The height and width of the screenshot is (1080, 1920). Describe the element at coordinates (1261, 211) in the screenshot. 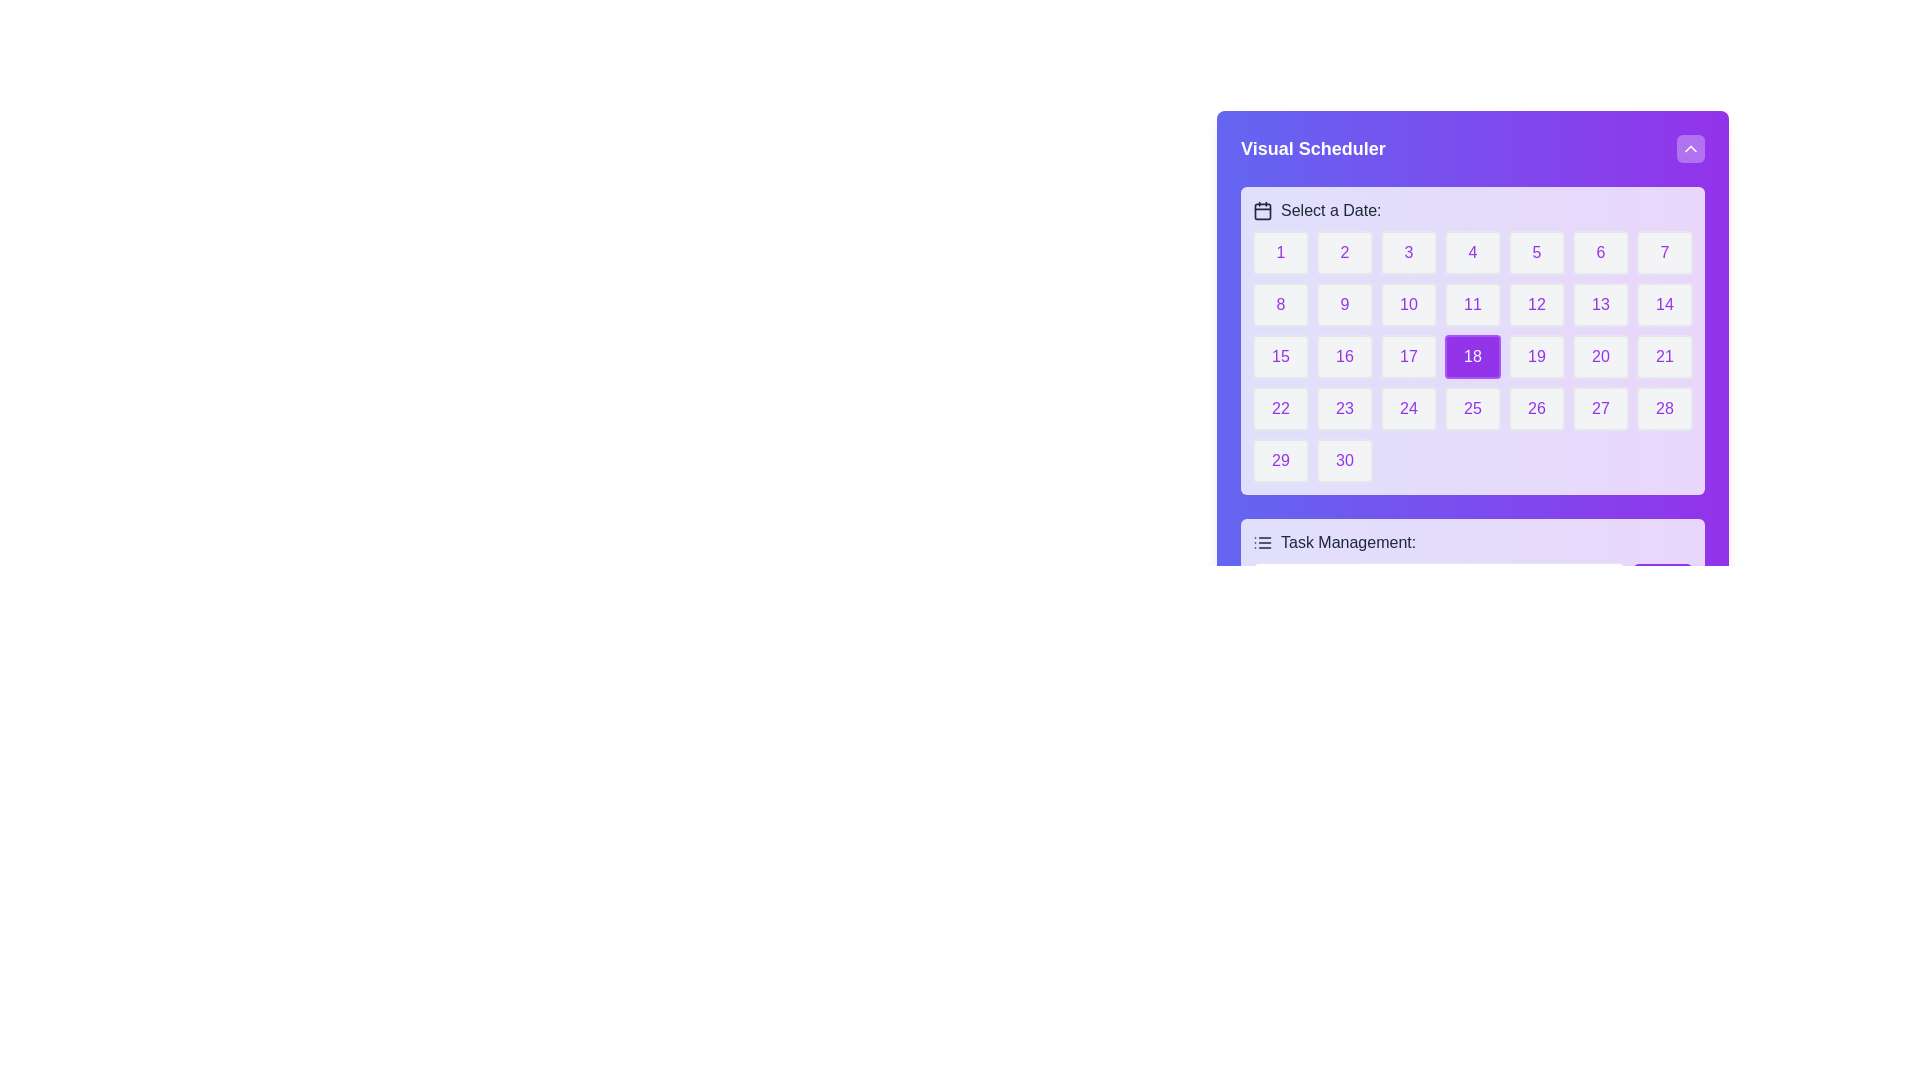

I see `the calendar icon located to the left of the text 'Select a Date:' in the 'Visual Scheduler' panel` at that location.